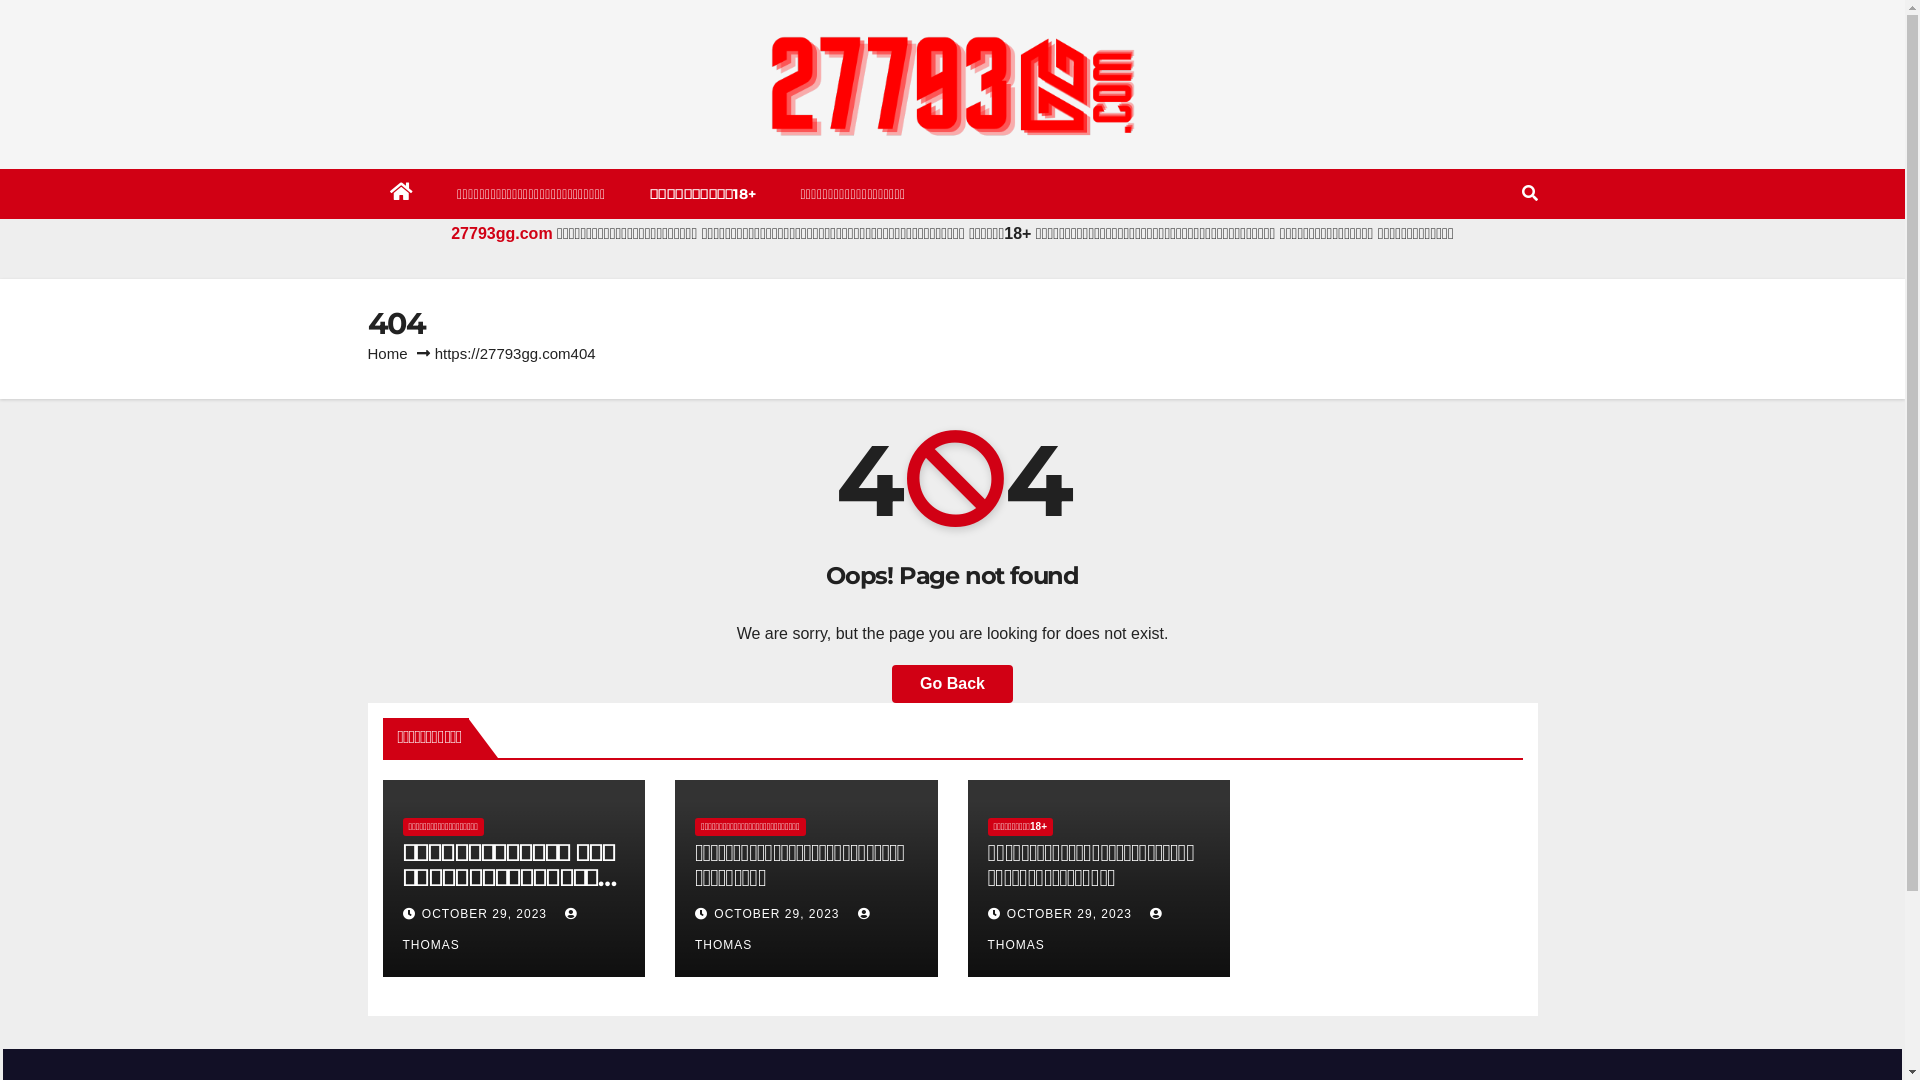  What do you see at coordinates (784, 929) in the screenshot?
I see `'THOMAS'` at bounding box center [784, 929].